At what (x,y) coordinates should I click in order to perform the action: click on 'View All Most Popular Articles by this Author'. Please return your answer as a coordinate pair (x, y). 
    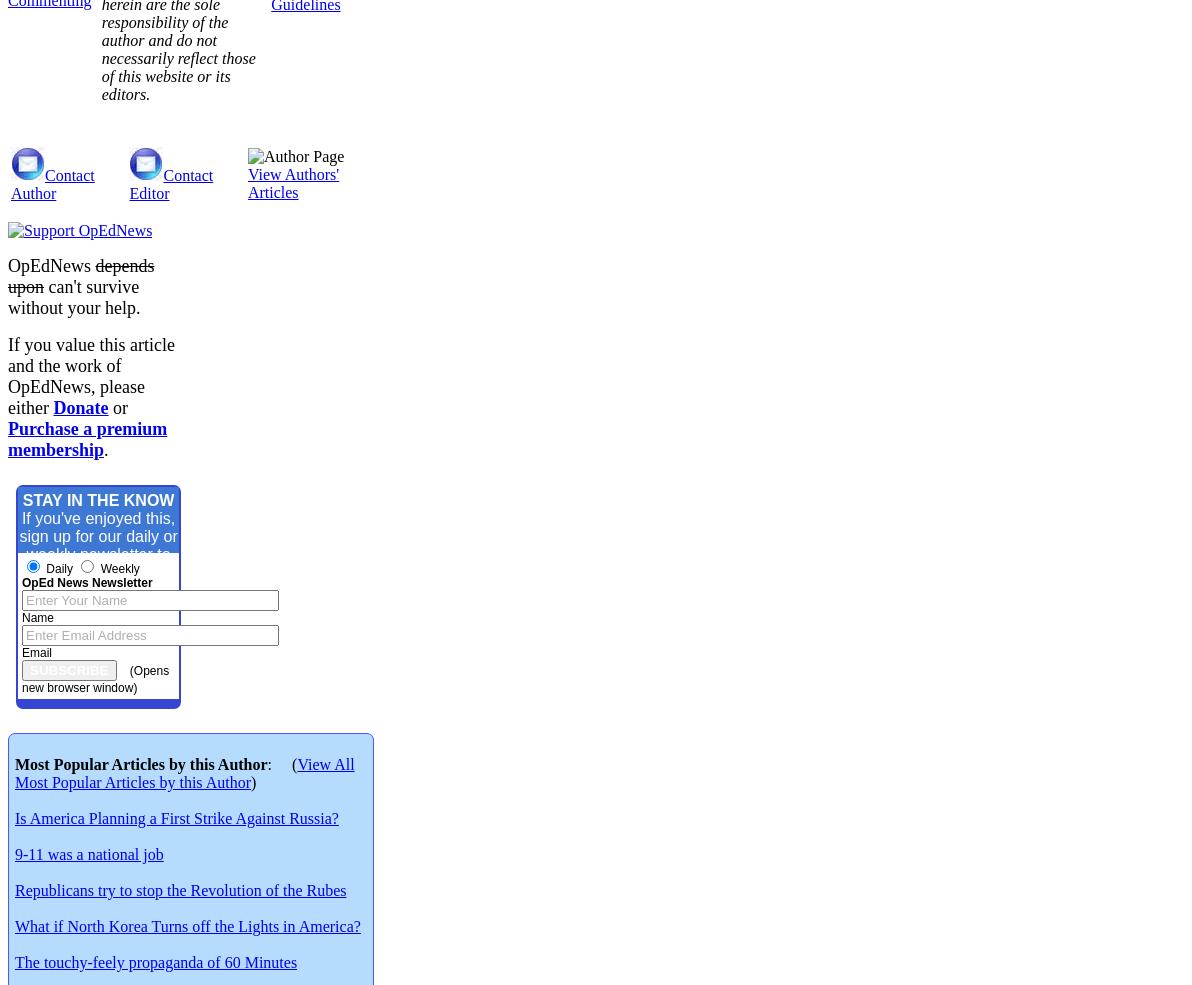
    Looking at the image, I should click on (183, 773).